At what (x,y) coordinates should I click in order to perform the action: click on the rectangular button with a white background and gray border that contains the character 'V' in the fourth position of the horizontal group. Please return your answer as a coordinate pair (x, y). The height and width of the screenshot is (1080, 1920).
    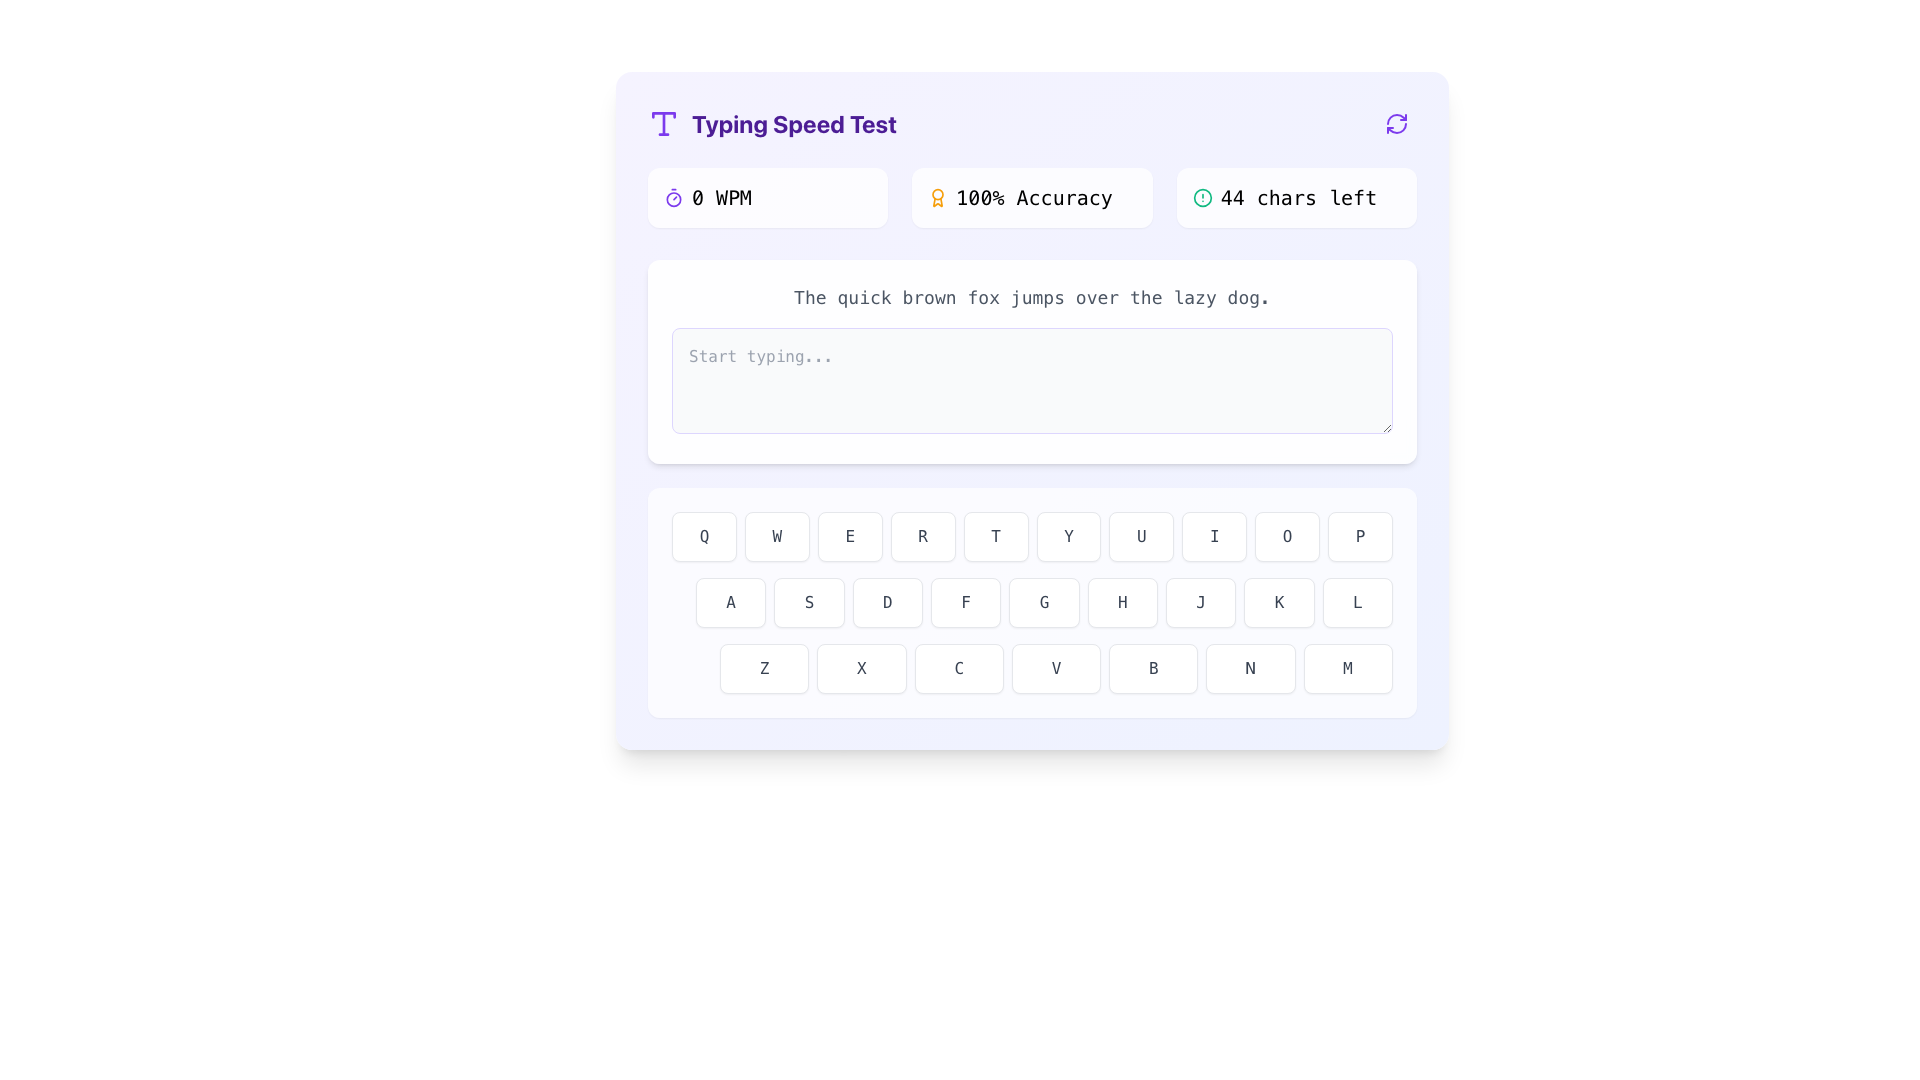
    Looking at the image, I should click on (1055, 668).